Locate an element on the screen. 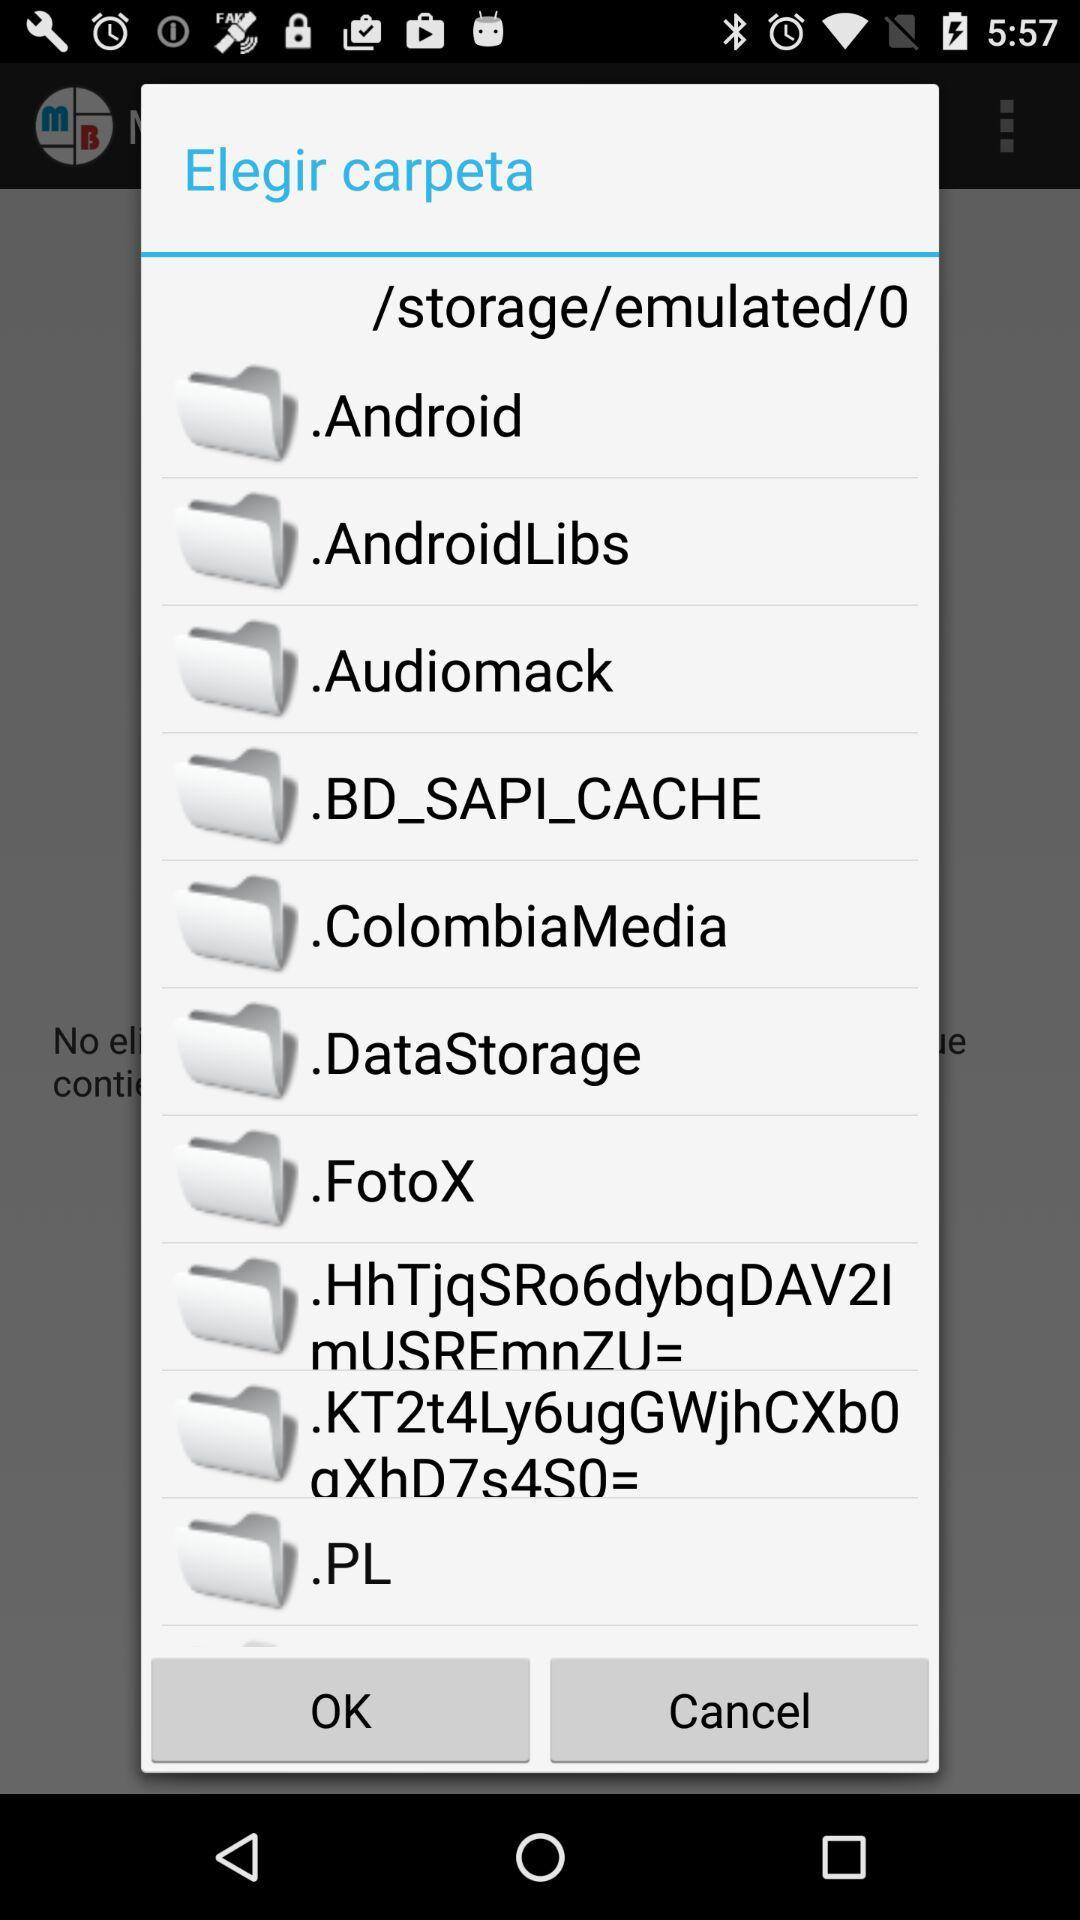  .datastorage app is located at coordinates (612, 1050).